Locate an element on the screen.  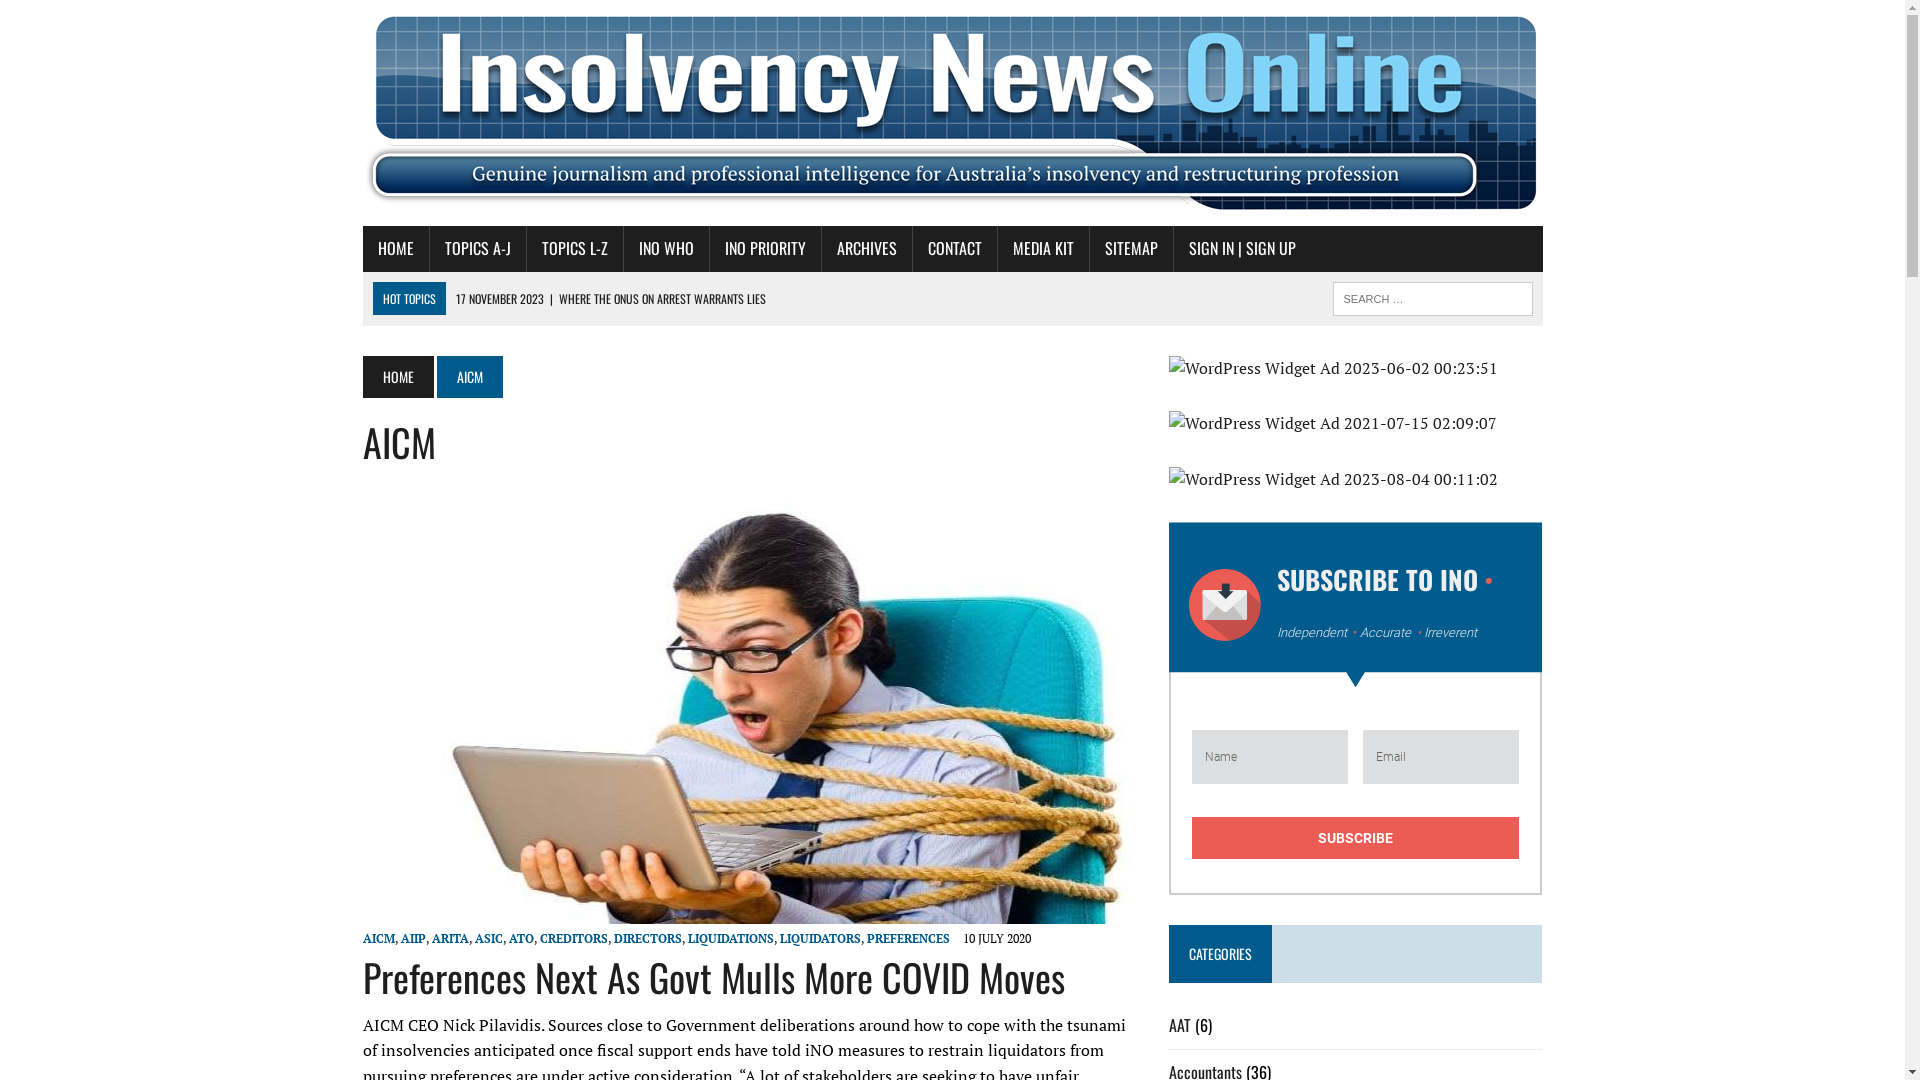
'SIGN IN | SIGN UP' is located at coordinates (1241, 248).